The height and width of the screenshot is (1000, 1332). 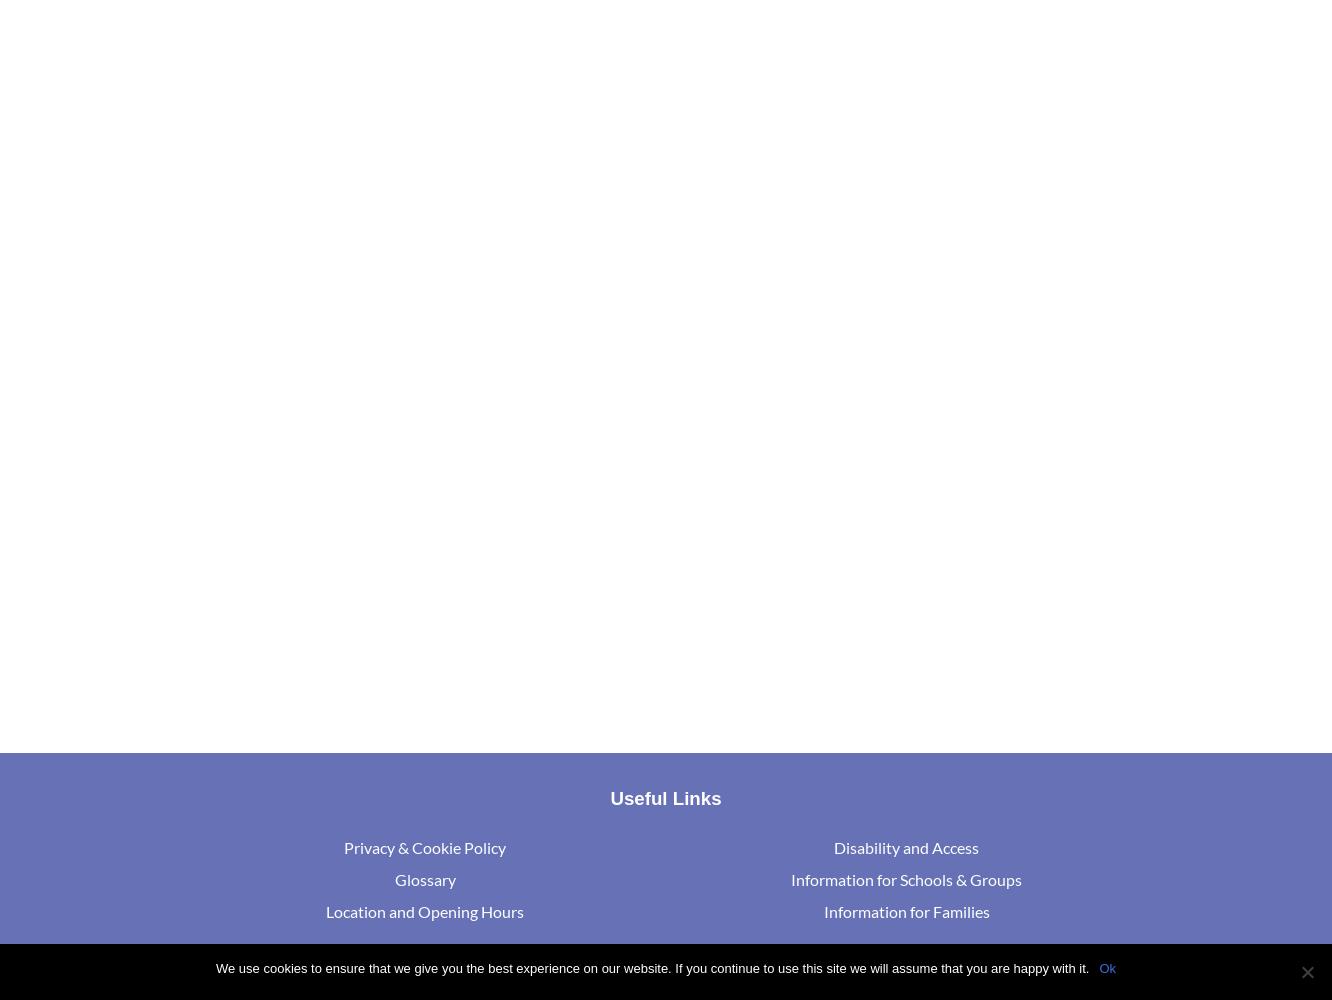 What do you see at coordinates (442, 978) in the screenshot?
I see `'© 2023 Aberystwyth University'` at bounding box center [442, 978].